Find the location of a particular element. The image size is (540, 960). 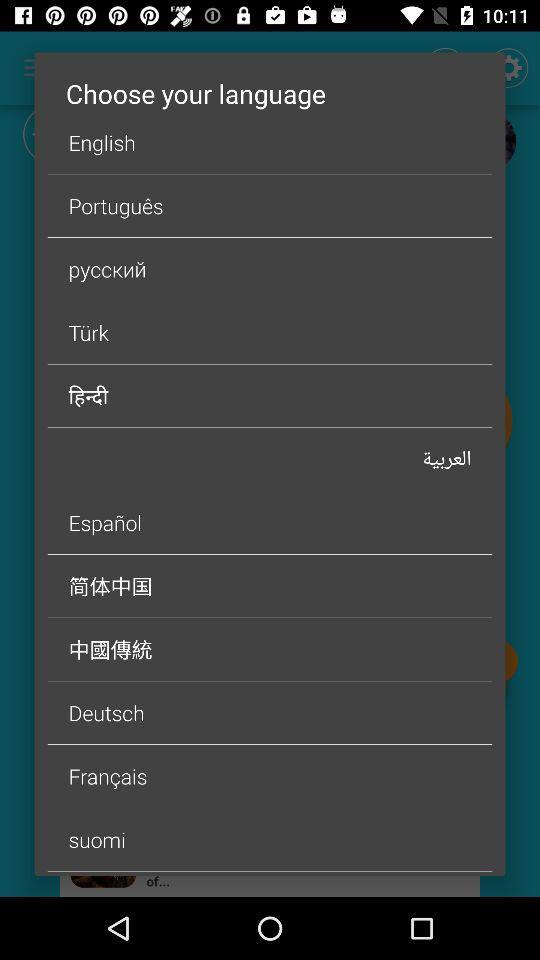

the item above dutch icon is located at coordinates (270, 839).